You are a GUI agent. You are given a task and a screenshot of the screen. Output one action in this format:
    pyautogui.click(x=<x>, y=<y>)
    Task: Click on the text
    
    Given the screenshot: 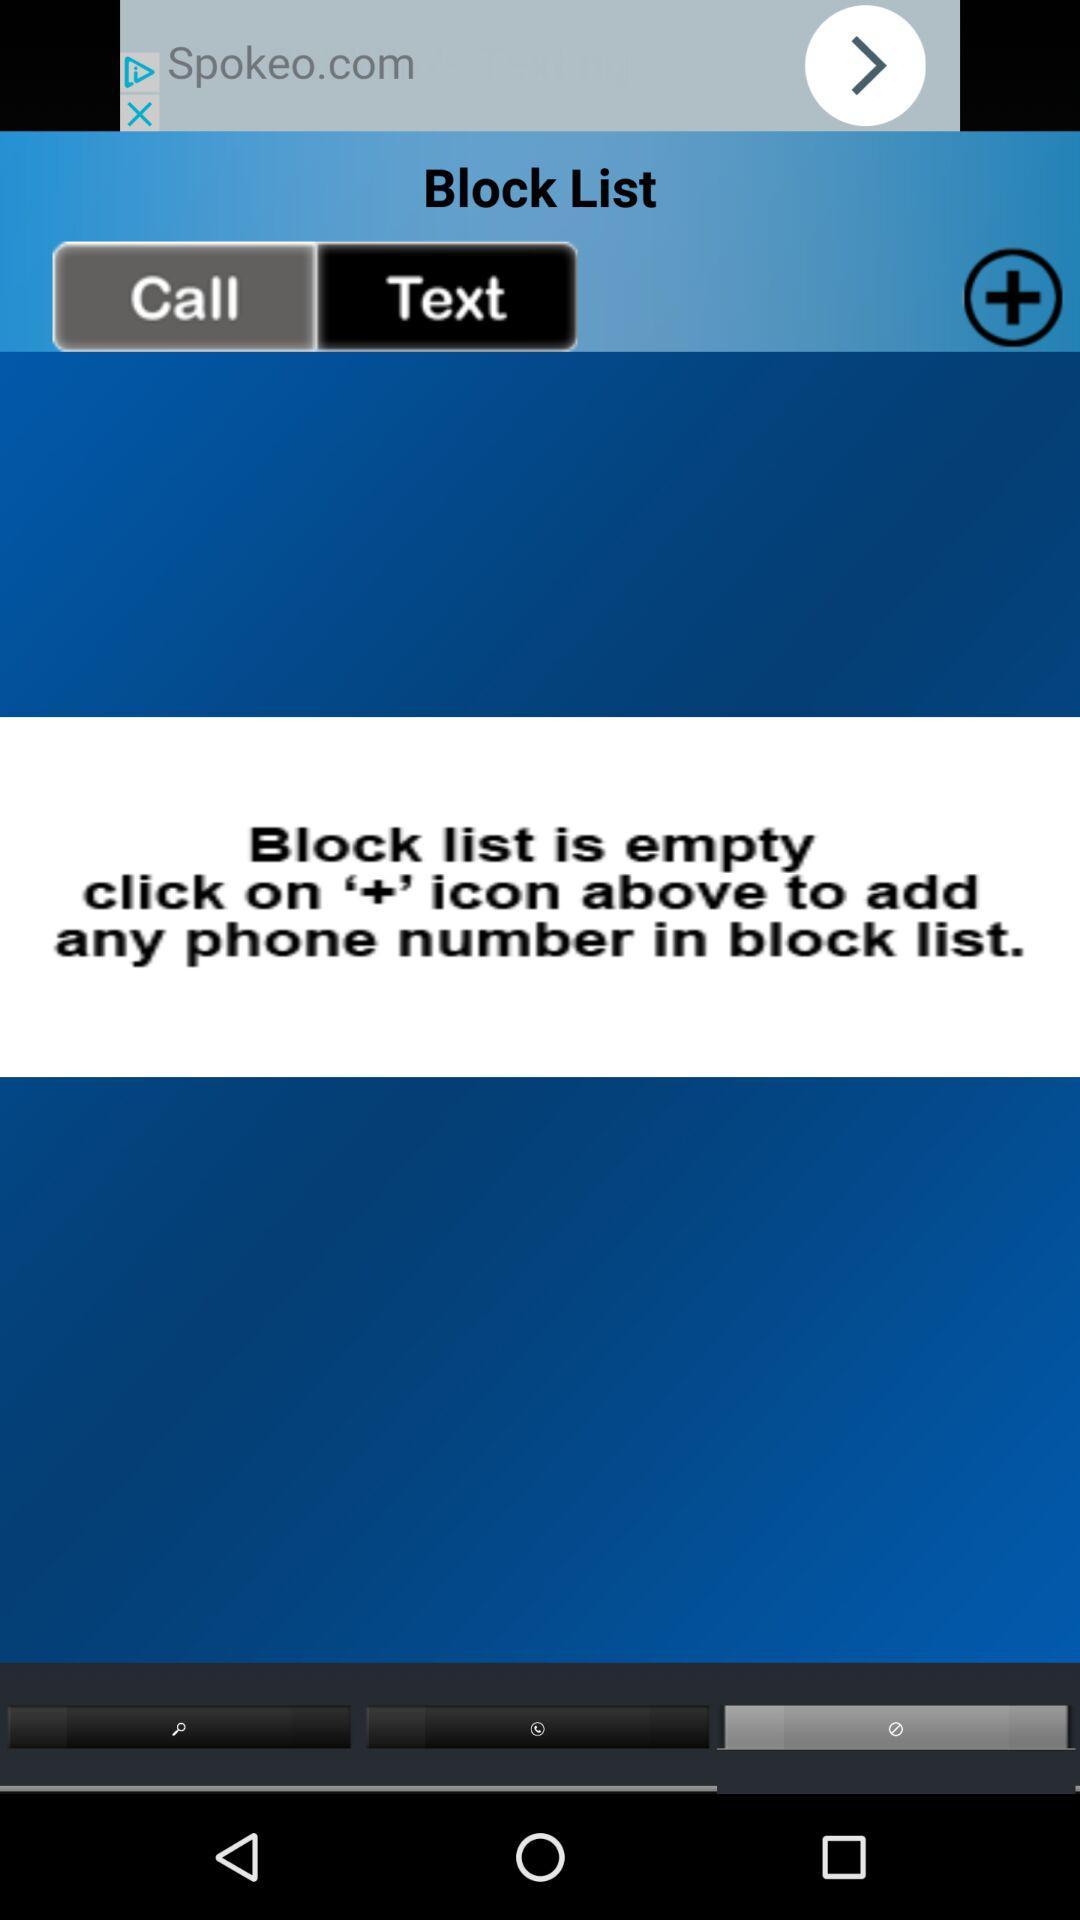 What is the action you would take?
    pyautogui.click(x=445, y=295)
    